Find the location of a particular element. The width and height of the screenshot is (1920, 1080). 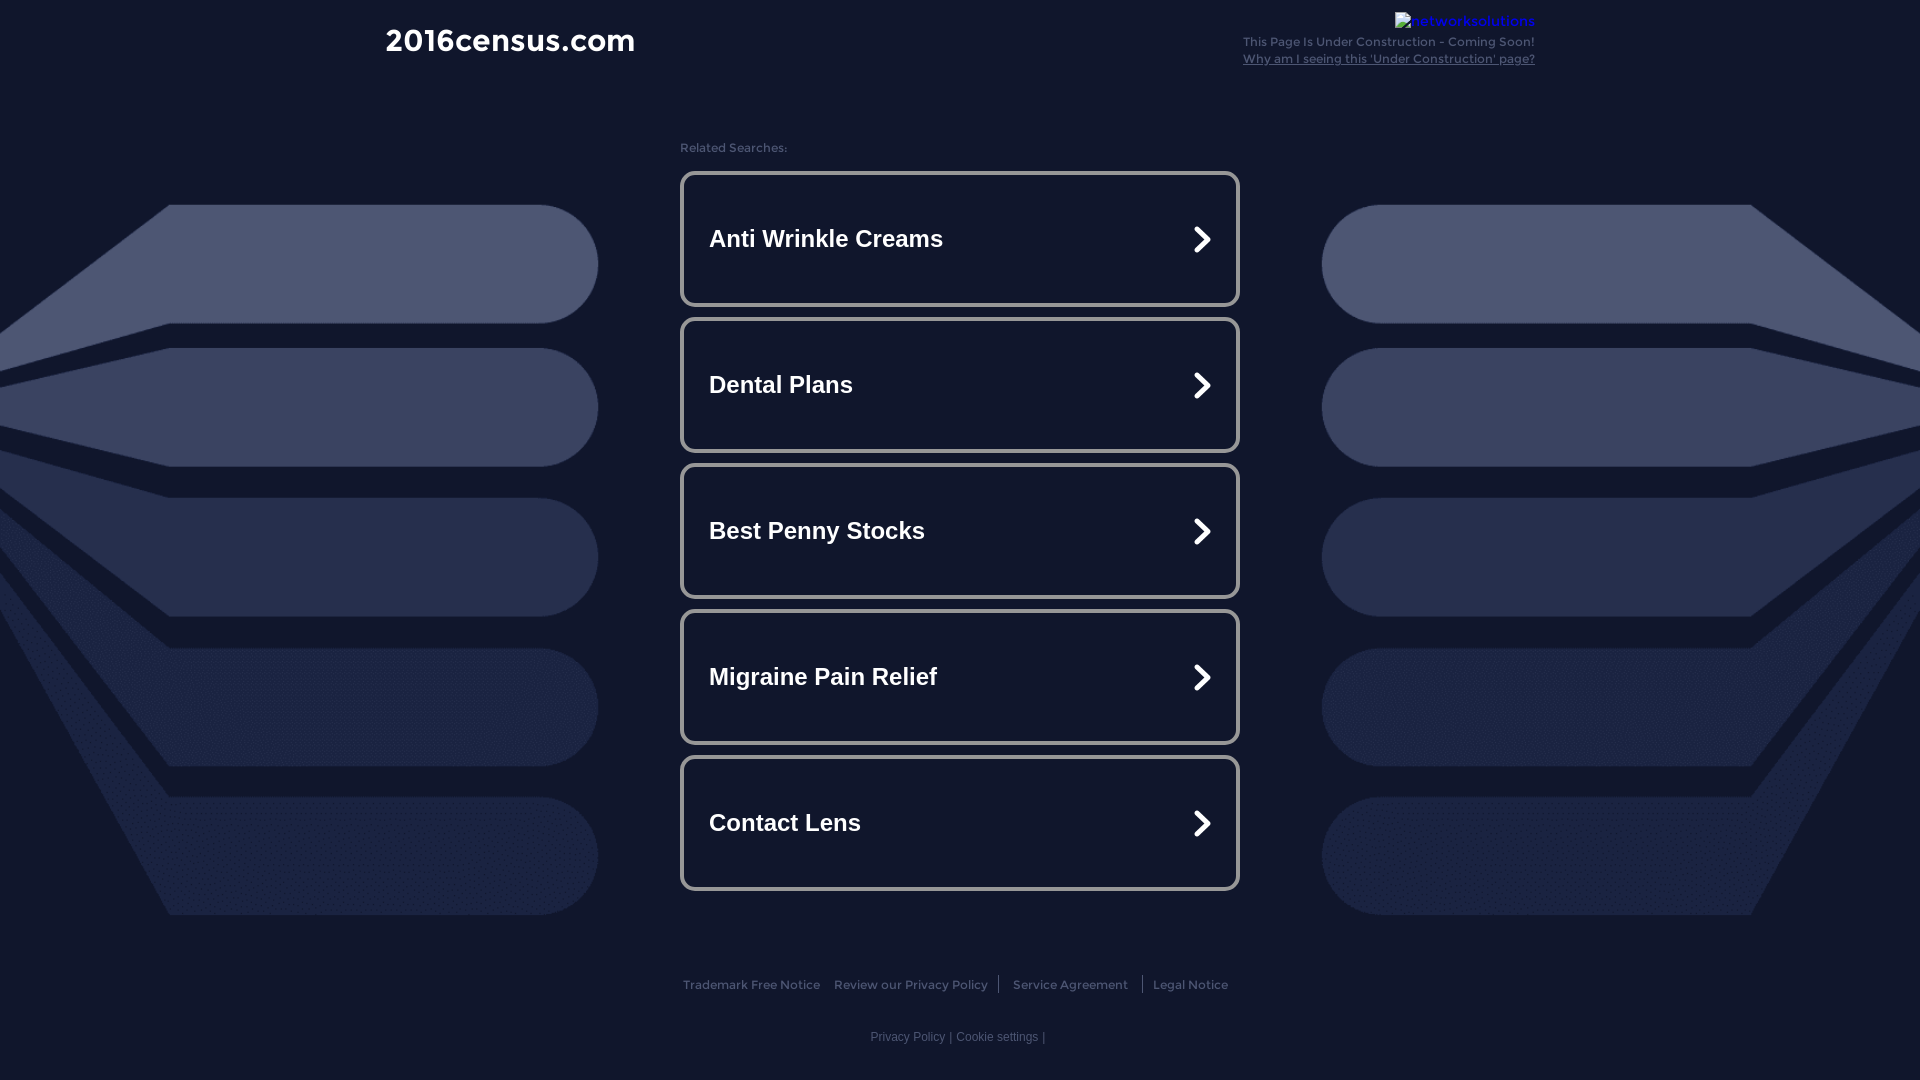

'Anti Wrinkle Creams' is located at coordinates (960, 238).